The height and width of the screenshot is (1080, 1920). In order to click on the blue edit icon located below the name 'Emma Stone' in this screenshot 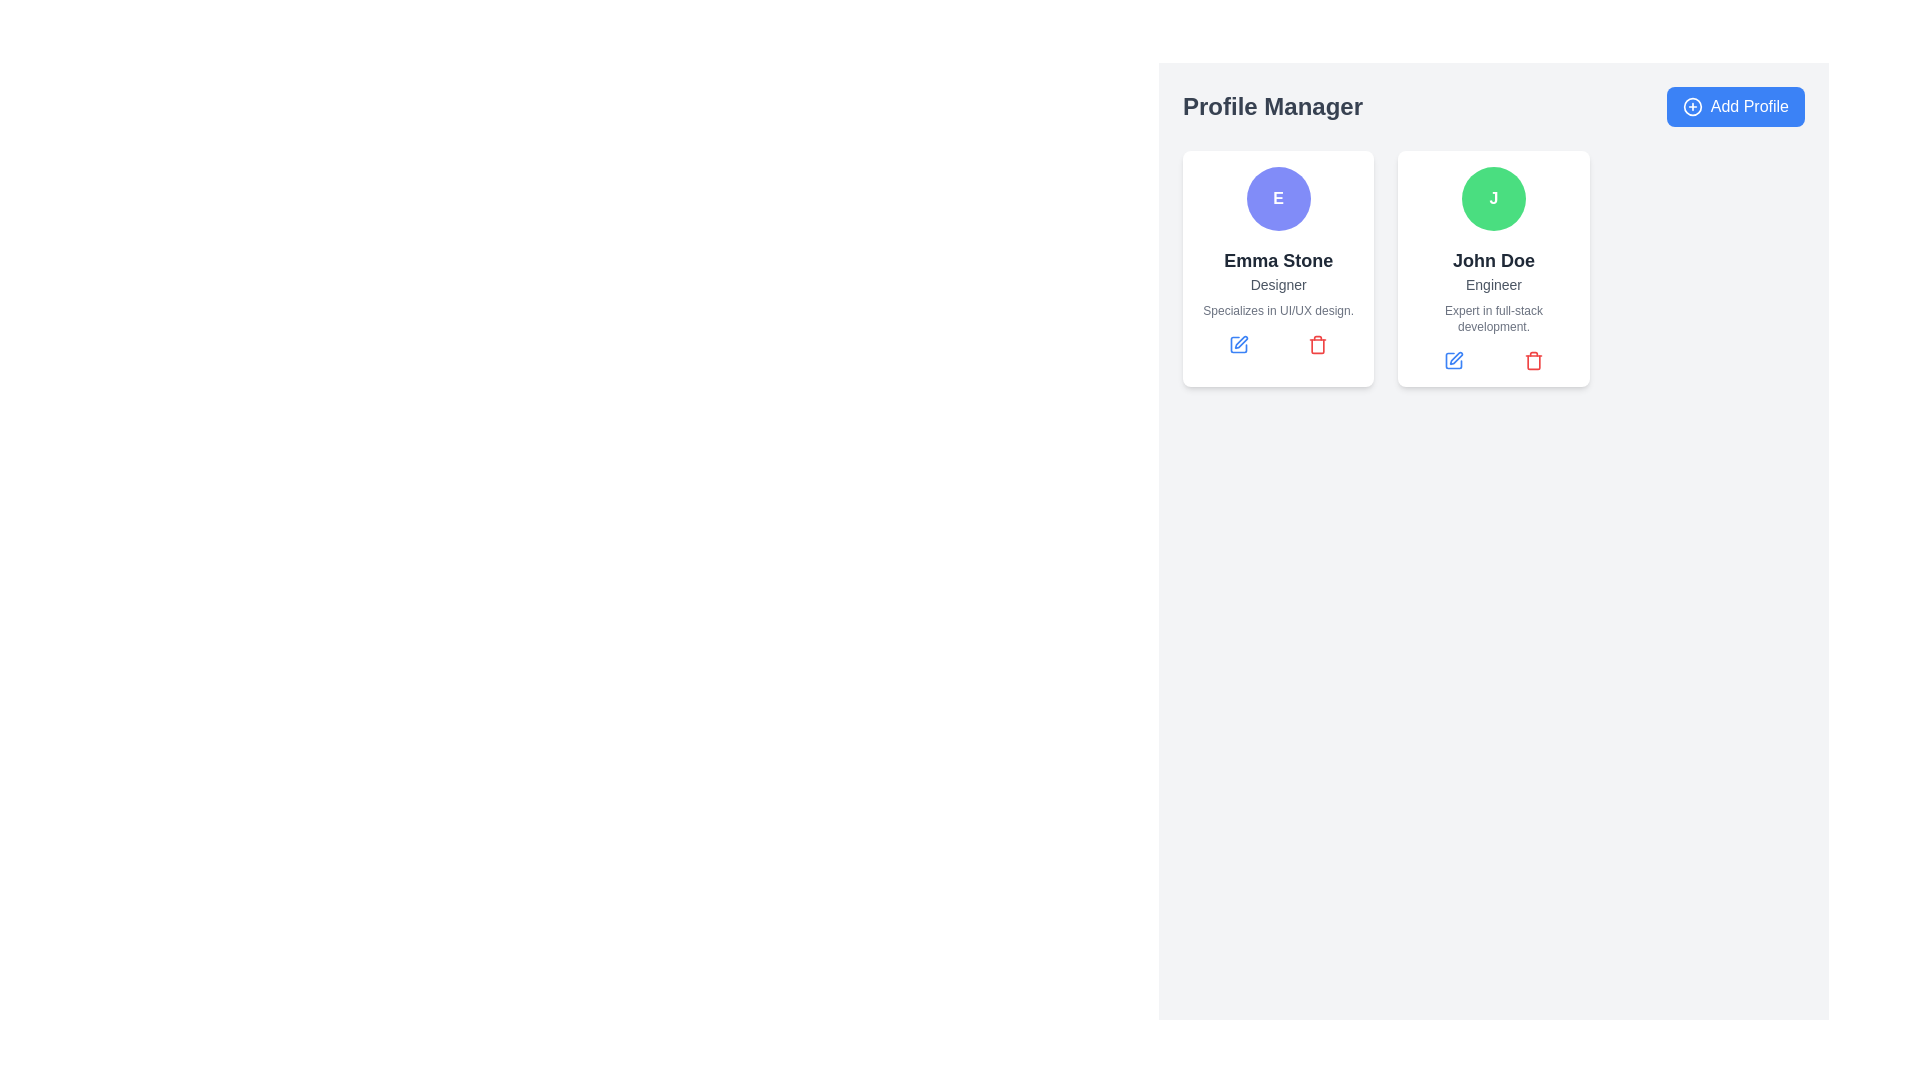, I will do `click(1237, 343)`.